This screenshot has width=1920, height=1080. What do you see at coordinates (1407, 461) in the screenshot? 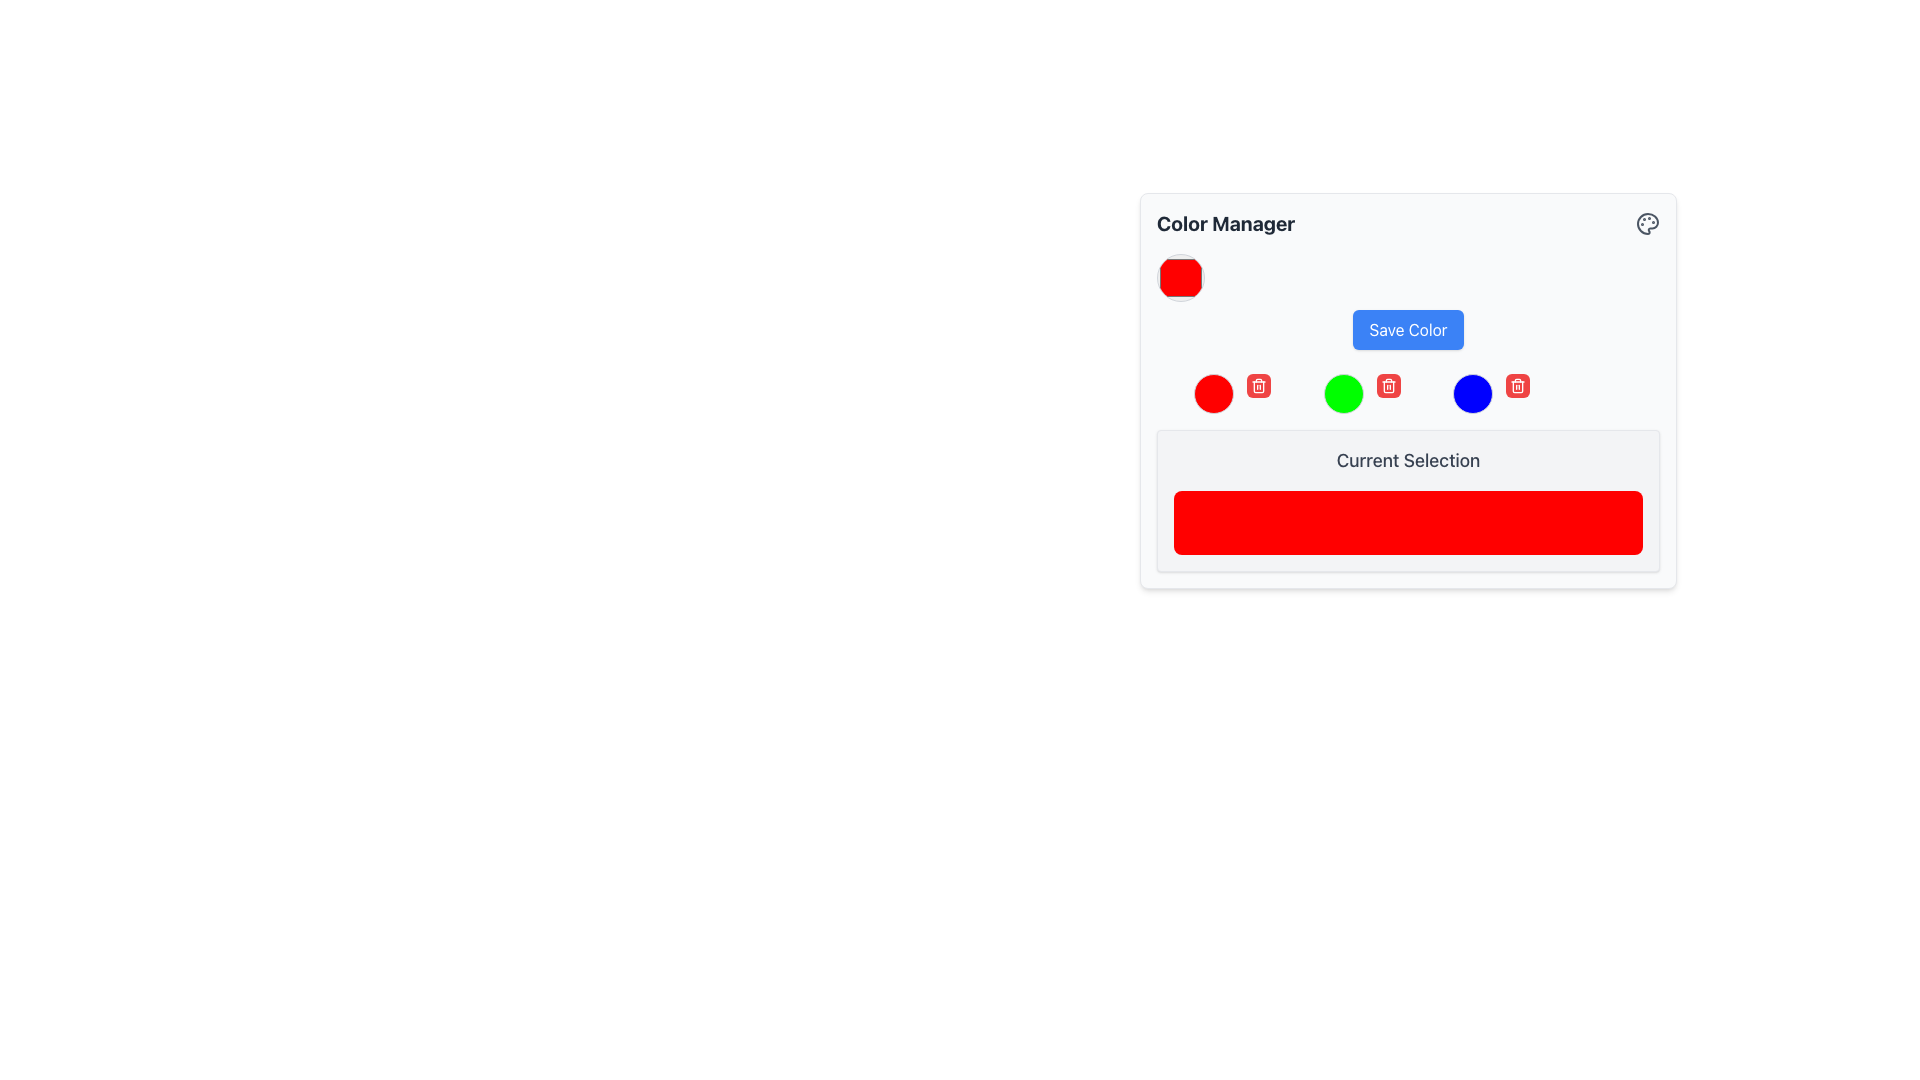
I see `the text label that displays 'Current Selection', which is styled with gray color and centered alignment, located in the bottom-middle of the 'Color Manager' card interface` at bounding box center [1407, 461].